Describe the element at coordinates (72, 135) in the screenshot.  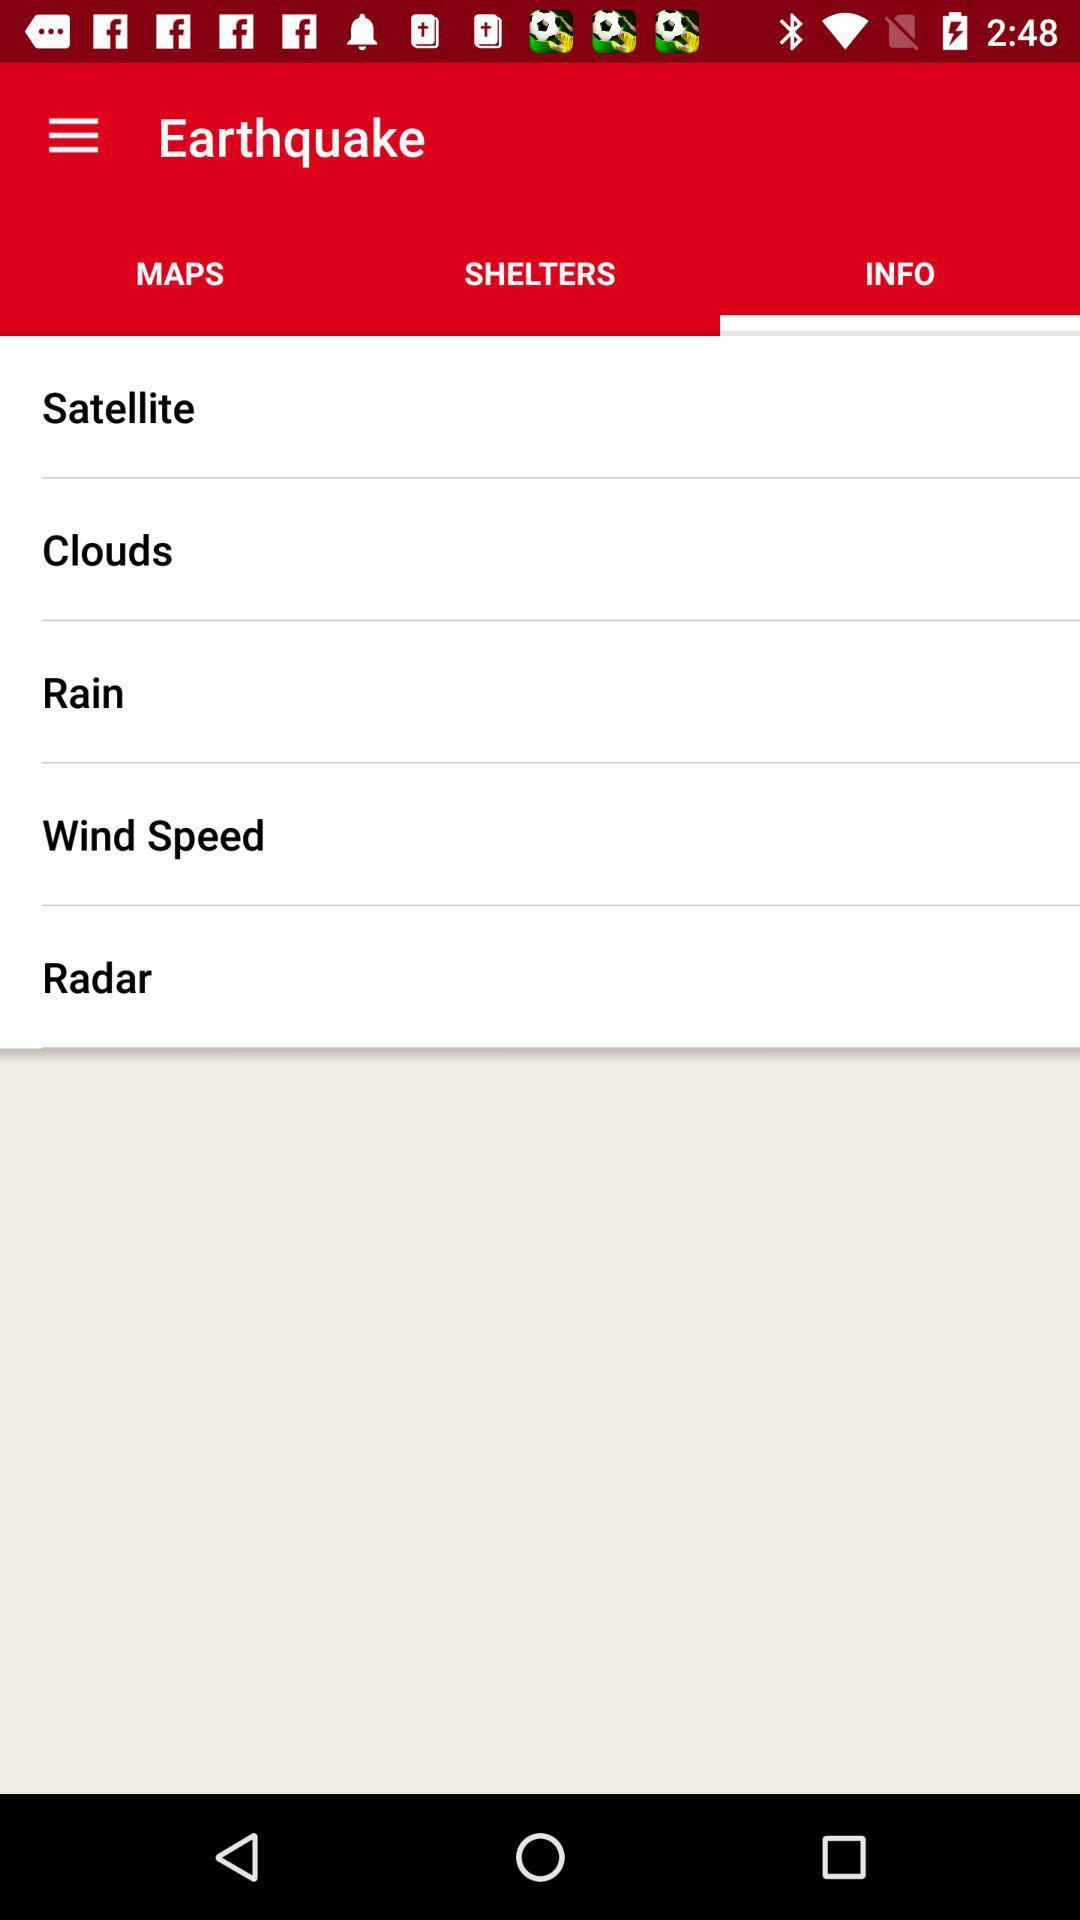
I see `item to the left of earthquake icon` at that location.